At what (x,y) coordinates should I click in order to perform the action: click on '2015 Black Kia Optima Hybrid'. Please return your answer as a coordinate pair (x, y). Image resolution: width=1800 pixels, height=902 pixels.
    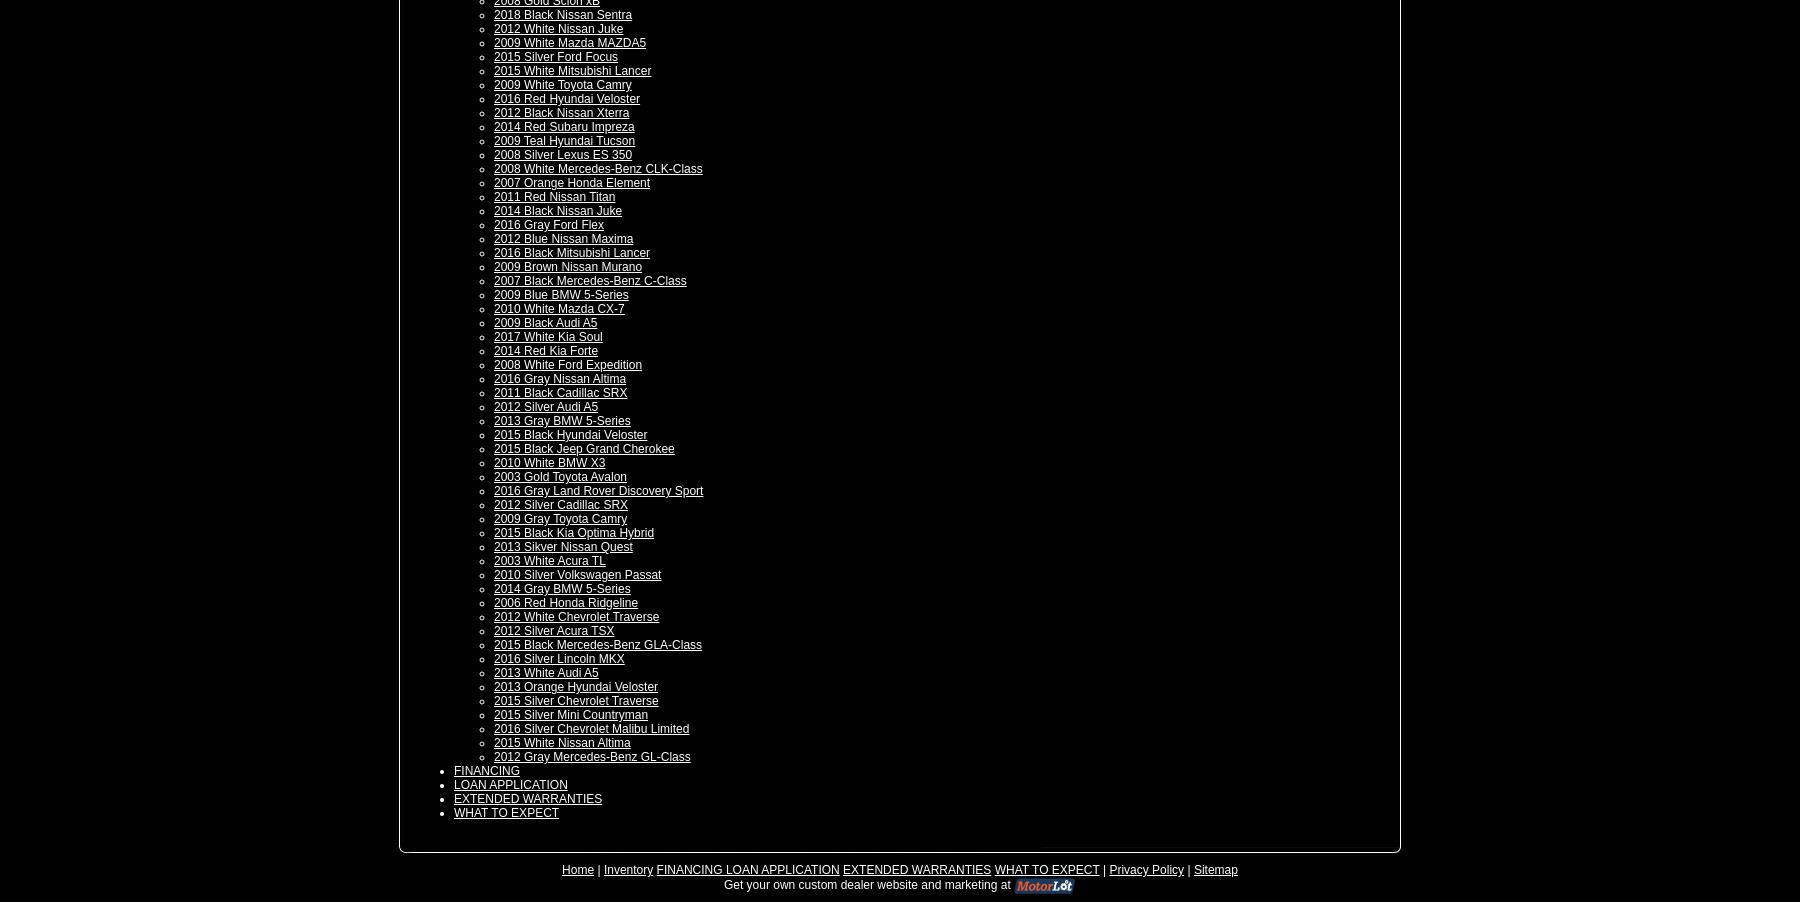
    Looking at the image, I should click on (574, 532).